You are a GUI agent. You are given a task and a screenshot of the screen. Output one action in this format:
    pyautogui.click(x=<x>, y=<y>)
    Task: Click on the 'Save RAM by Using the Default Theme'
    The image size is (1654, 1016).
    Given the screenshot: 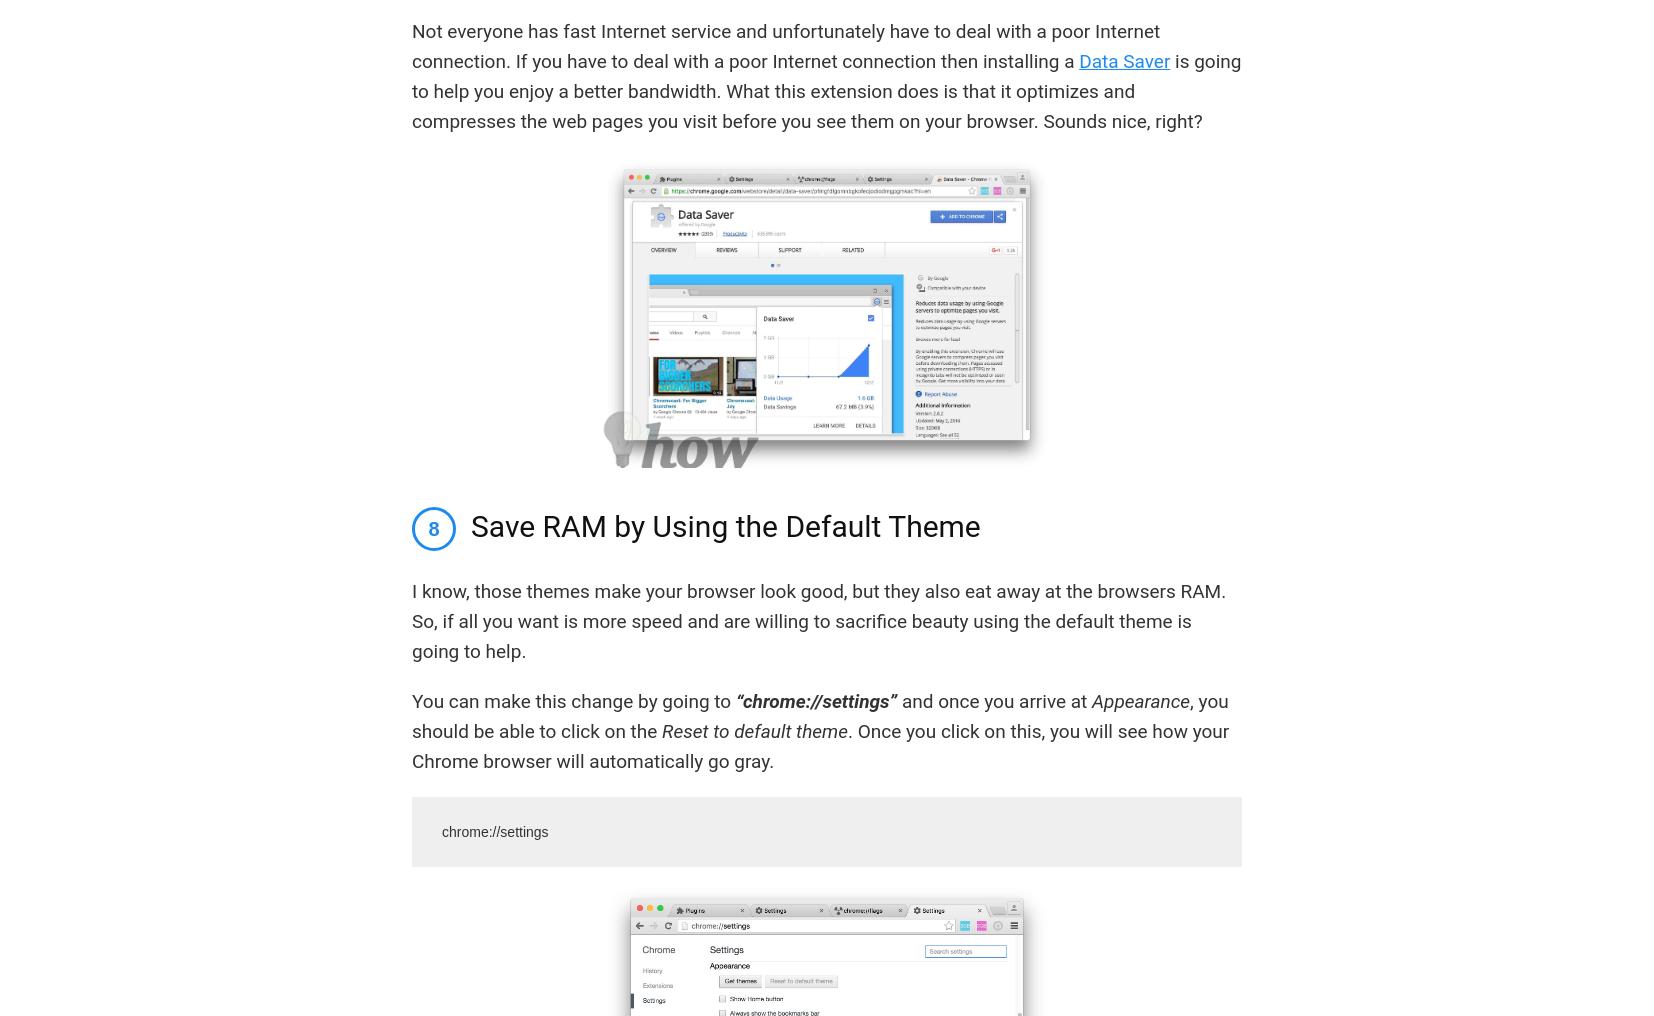 What is the action you would take?
    pyautogui.click(x=725, y=525)
    